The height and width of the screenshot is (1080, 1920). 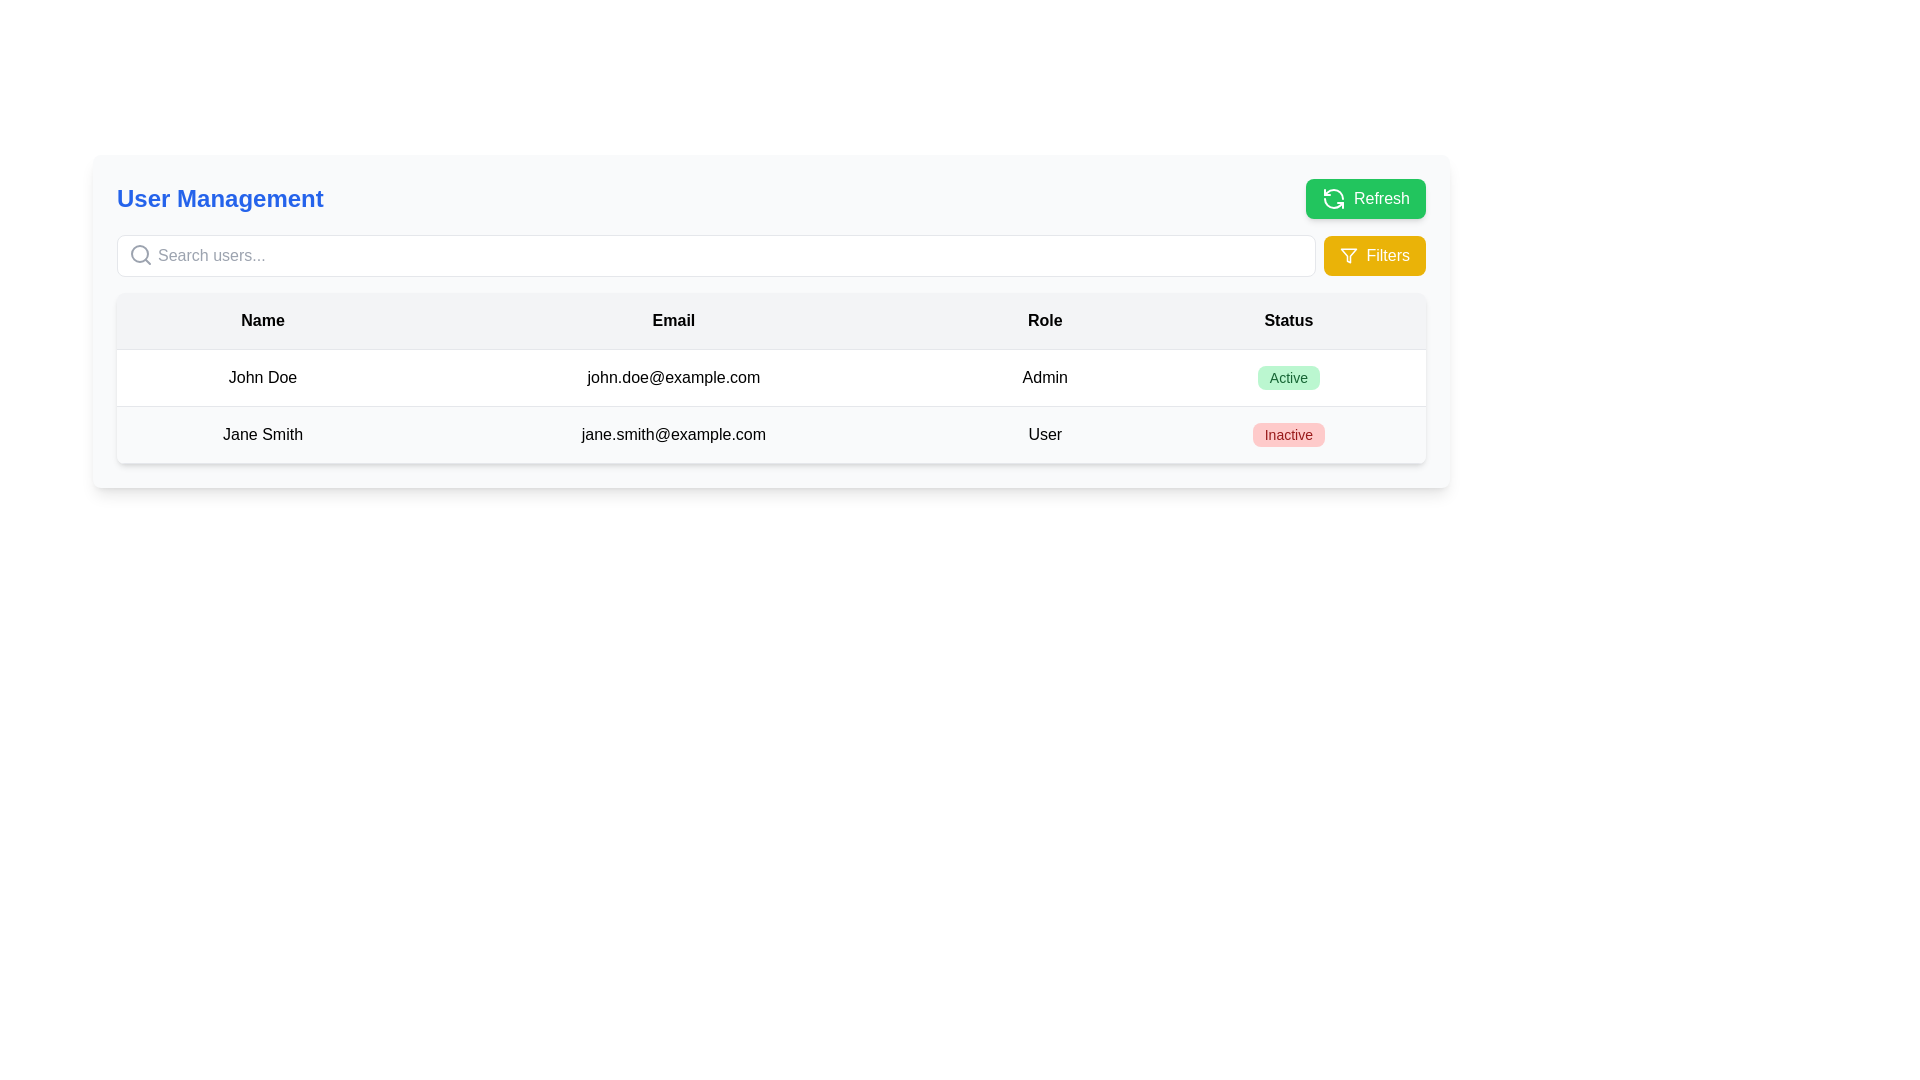 What do you see at coordinates (139, 253) in the screenshot?
I see `the search icon located inside the text input field, which signifies the search functionality and is positioned to the far left of the placeholder text 'Search users...'` at bounding box center [139, 253].